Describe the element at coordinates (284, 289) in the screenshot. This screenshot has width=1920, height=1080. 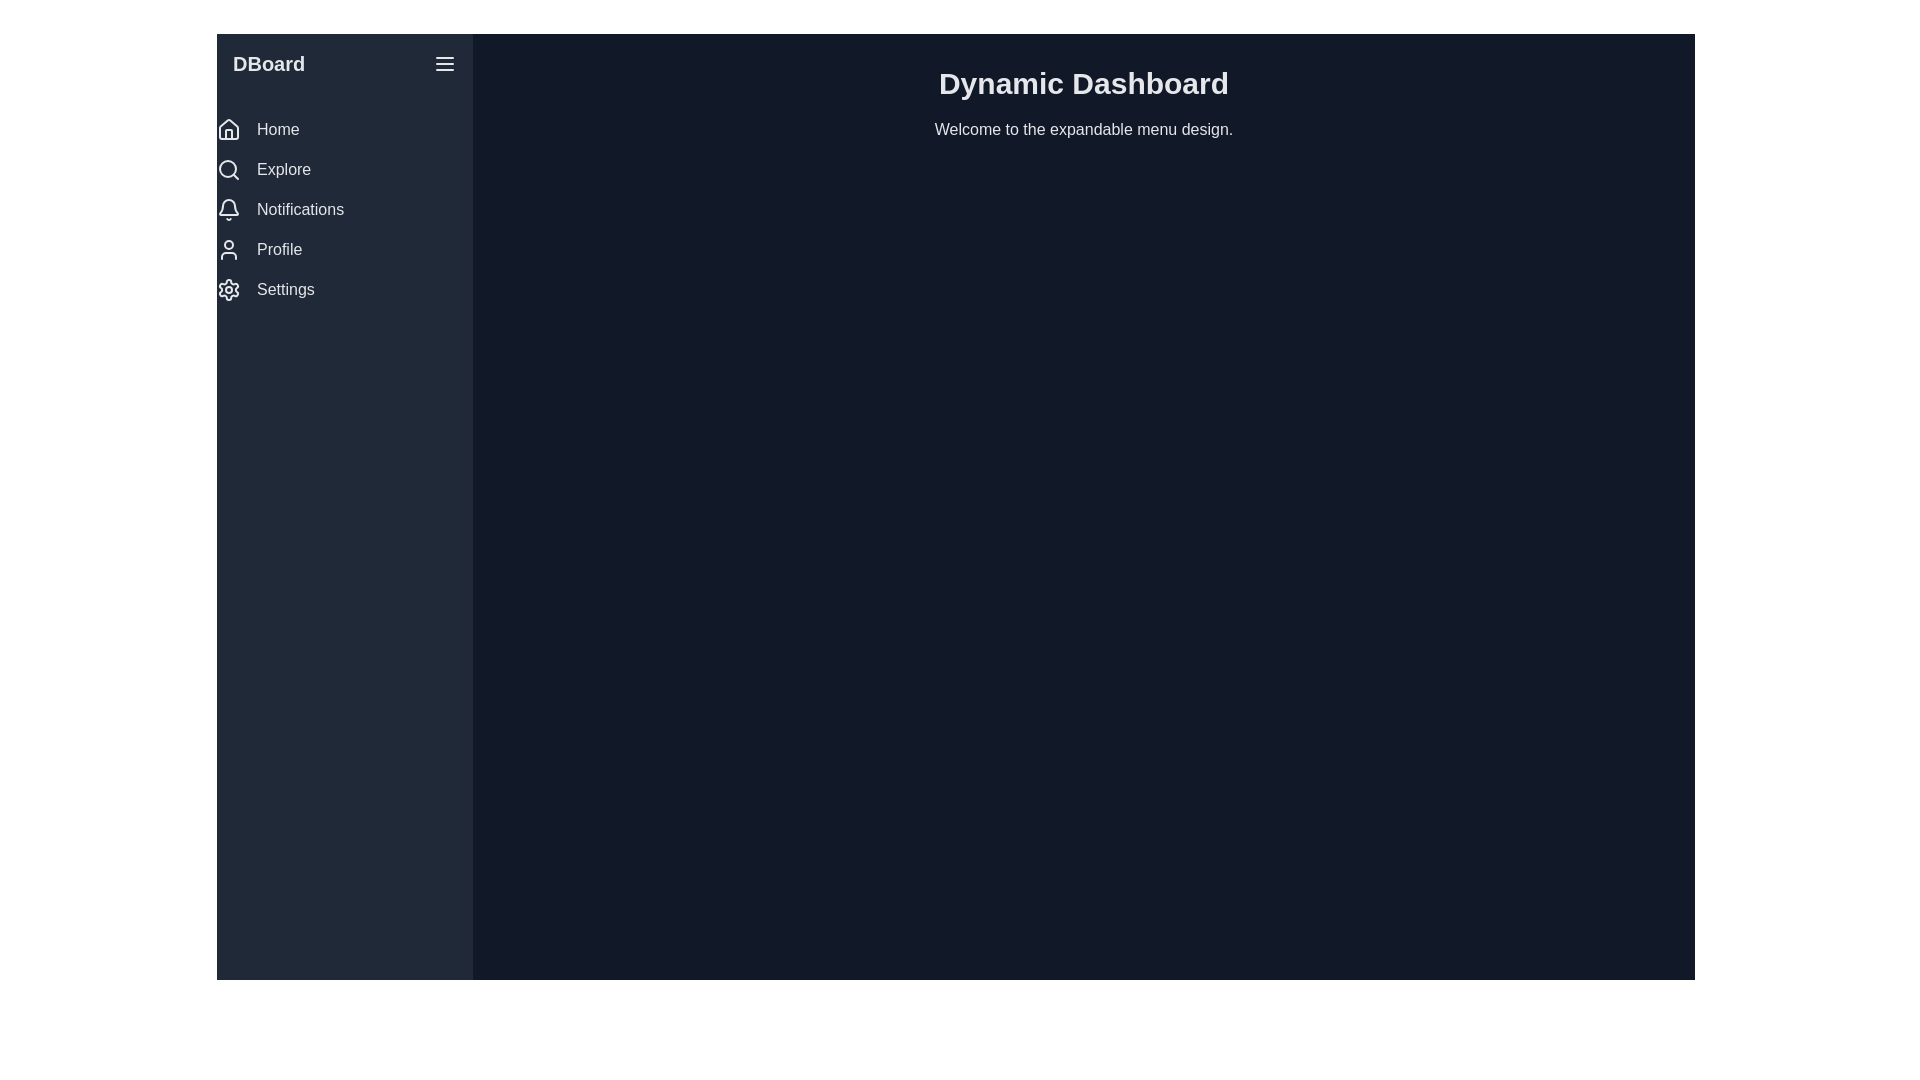
I see `text label displaying 'Settings' in the vertical sidebar menu, which has a white font color on a dark background` at that location.